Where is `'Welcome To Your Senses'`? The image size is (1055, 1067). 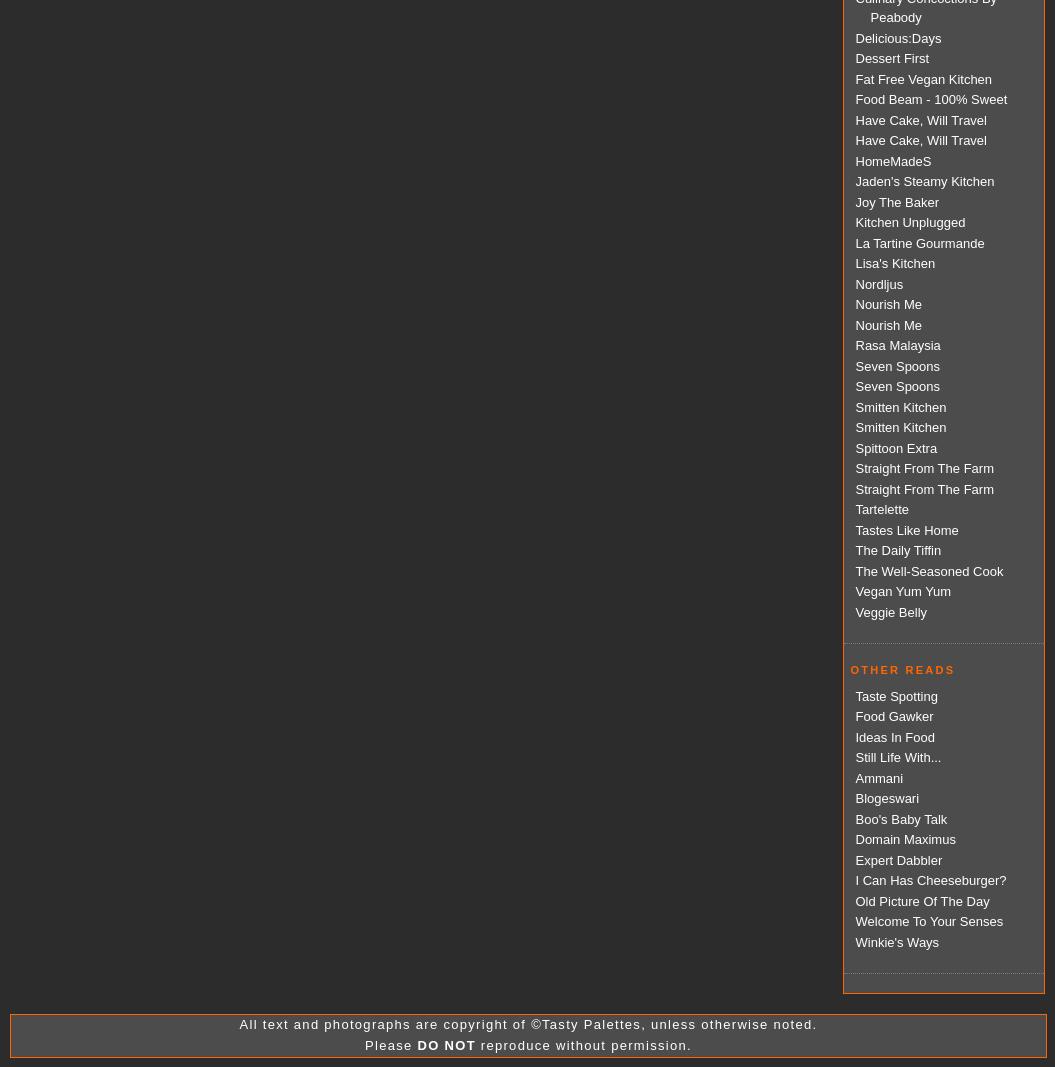
'Welcome To Your Senses' is located at coordinates (928, 921).